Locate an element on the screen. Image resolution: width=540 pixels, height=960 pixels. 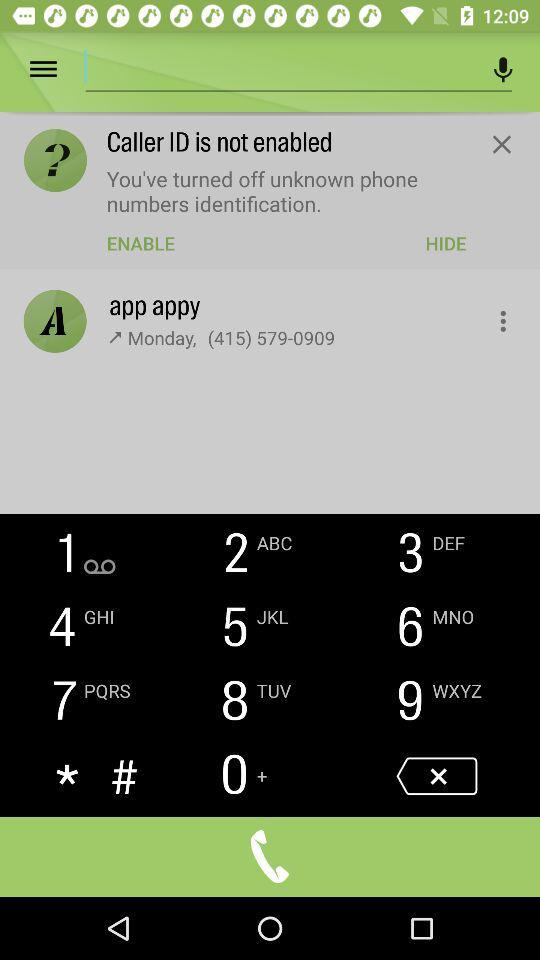
search terms is located at coordinates (280, 66).